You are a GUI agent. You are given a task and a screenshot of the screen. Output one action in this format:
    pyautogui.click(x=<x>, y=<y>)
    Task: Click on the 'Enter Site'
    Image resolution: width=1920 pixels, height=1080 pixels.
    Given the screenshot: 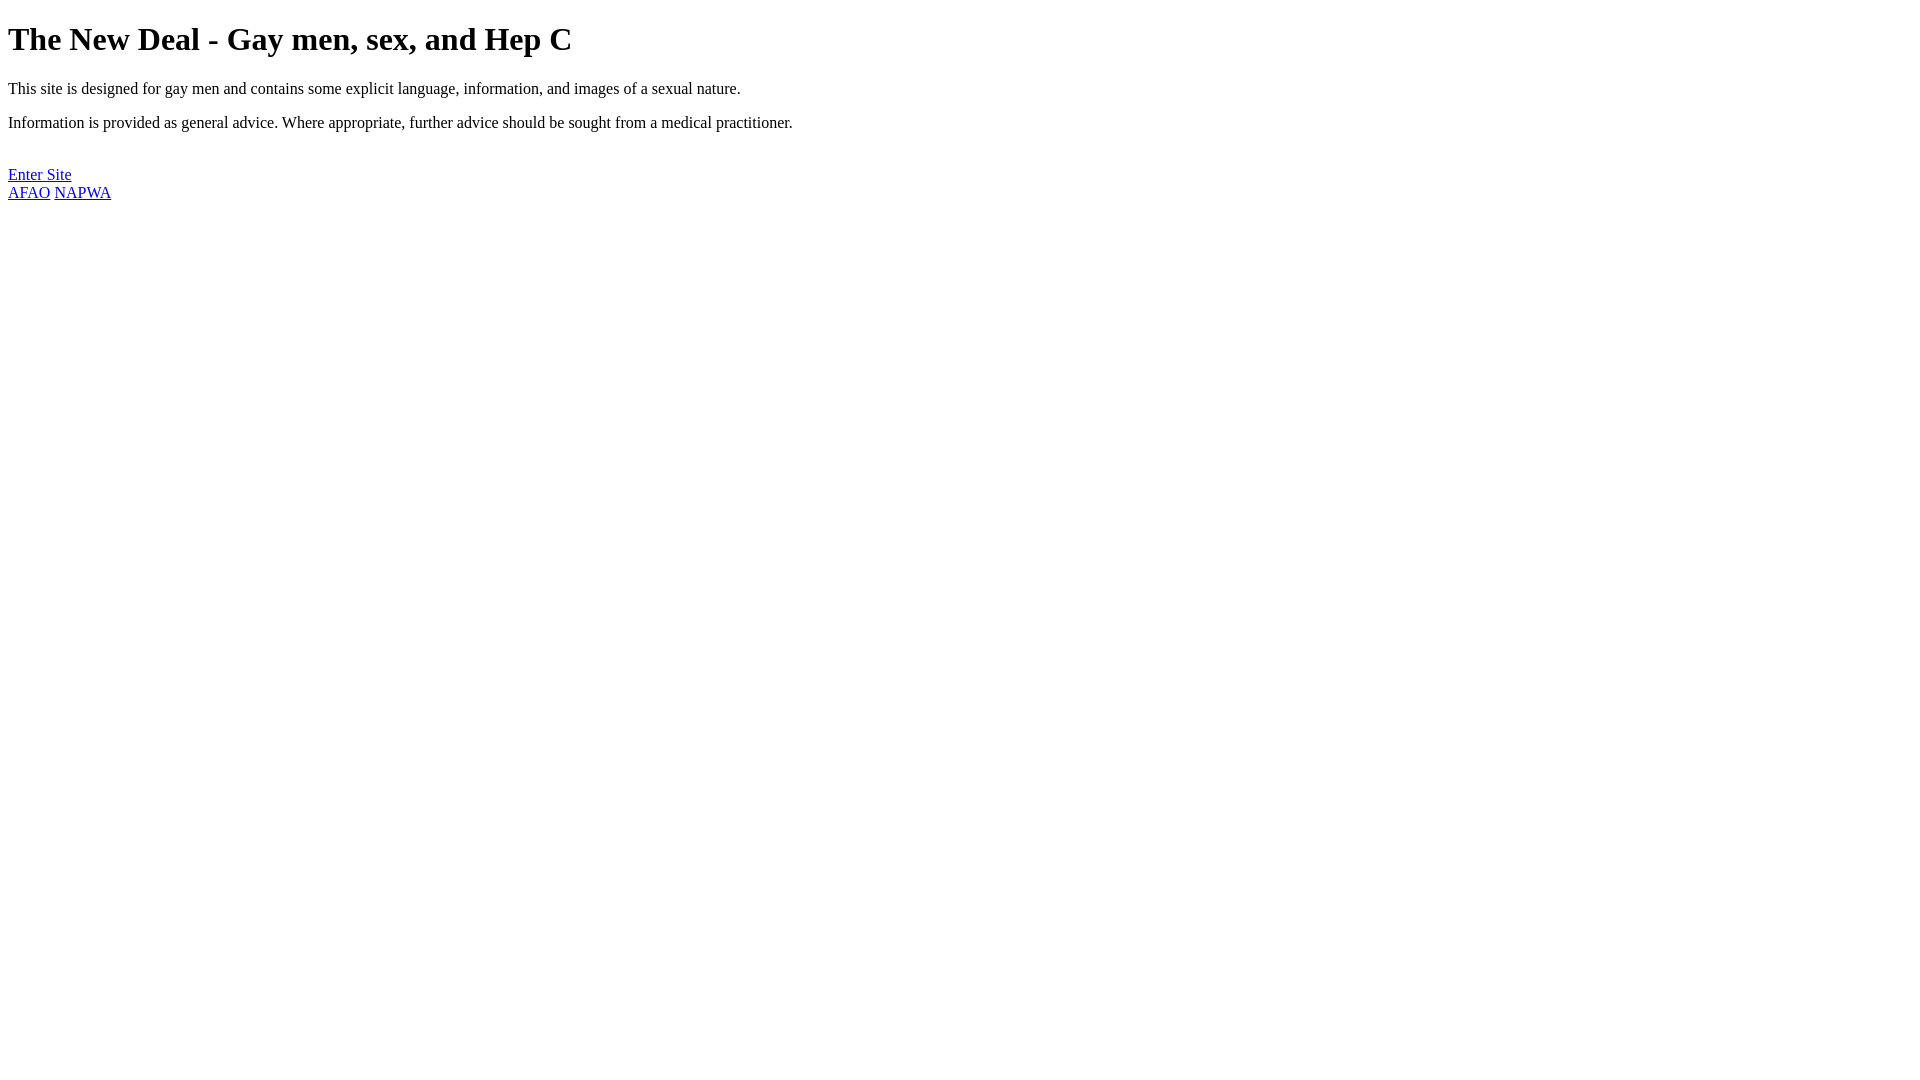 What is the action you would take?
    pyautogui.click(x=39, y=173)
    